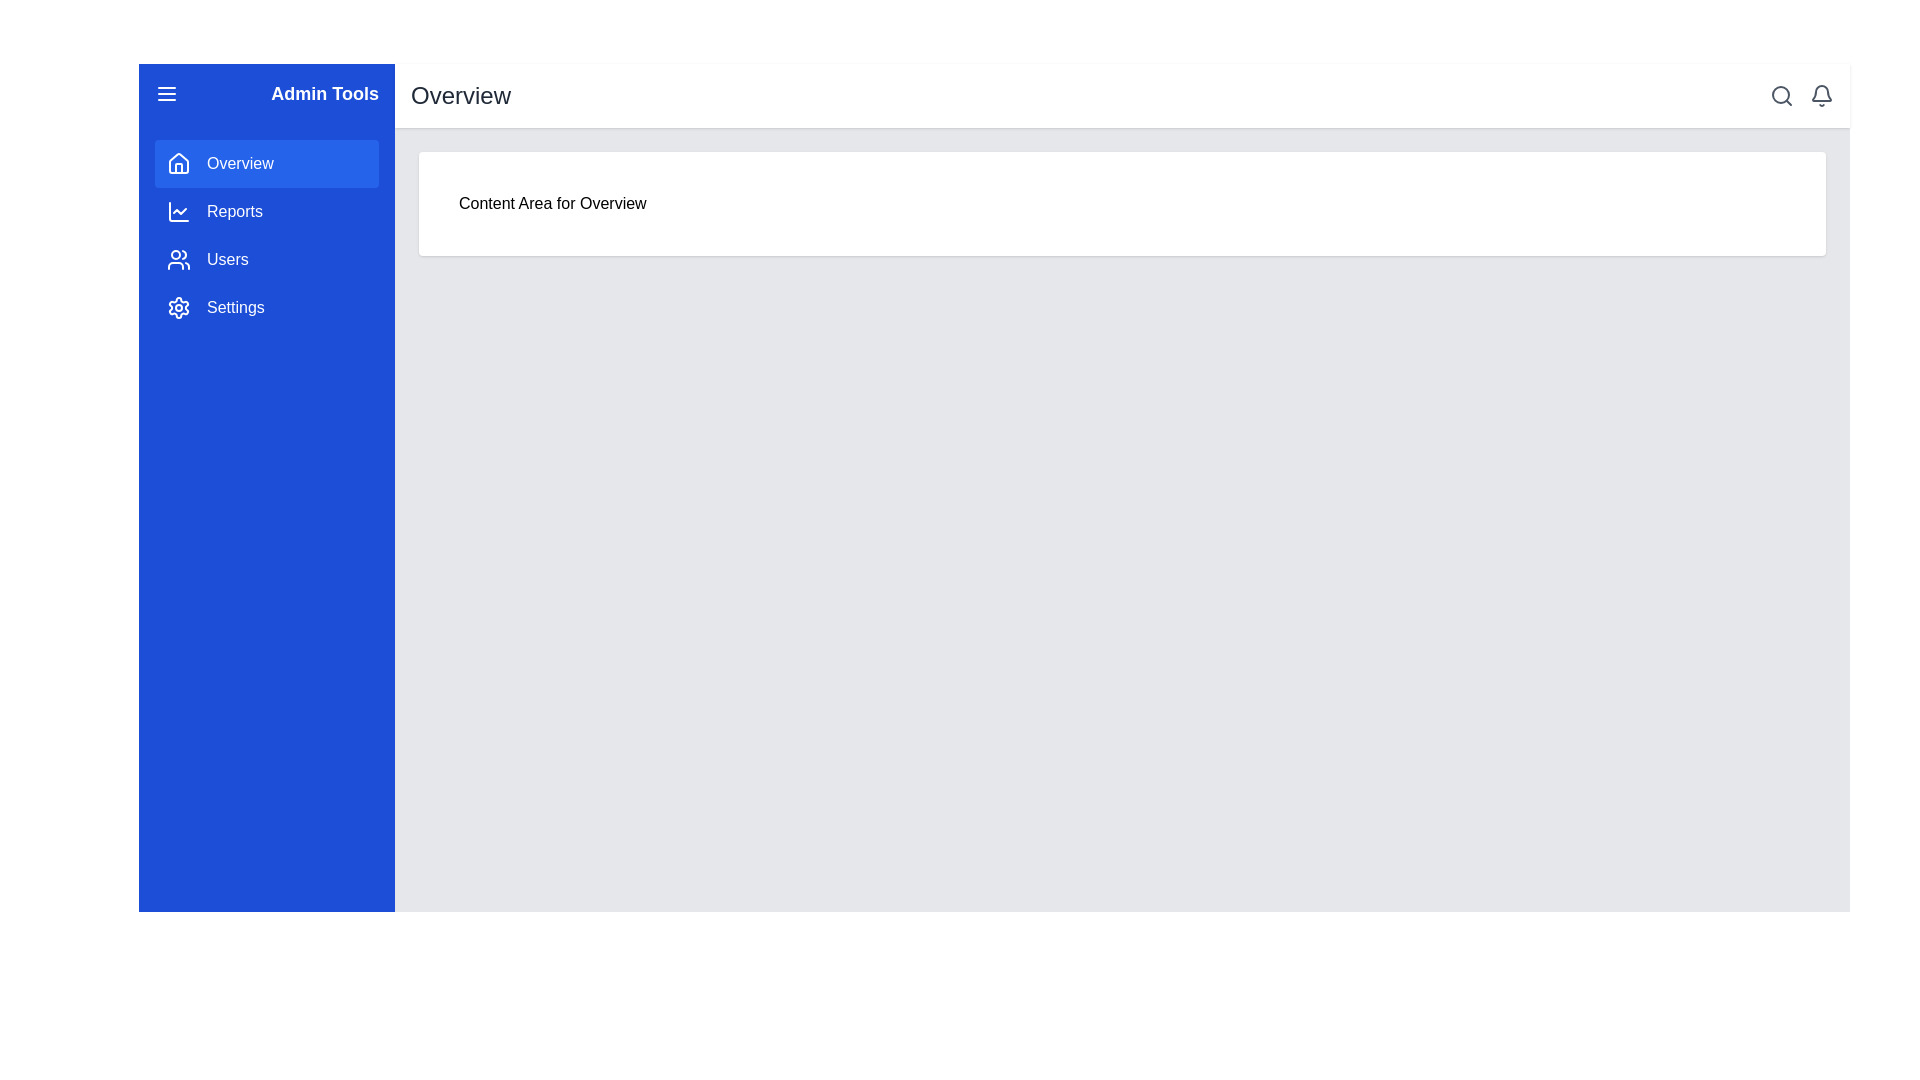  Describe the element at coordinates (227, 258) in the screenshot. I see `the 'Users' text label, which is the third item in the vertical navigation menu on the left-hand side of the interface` at that location.